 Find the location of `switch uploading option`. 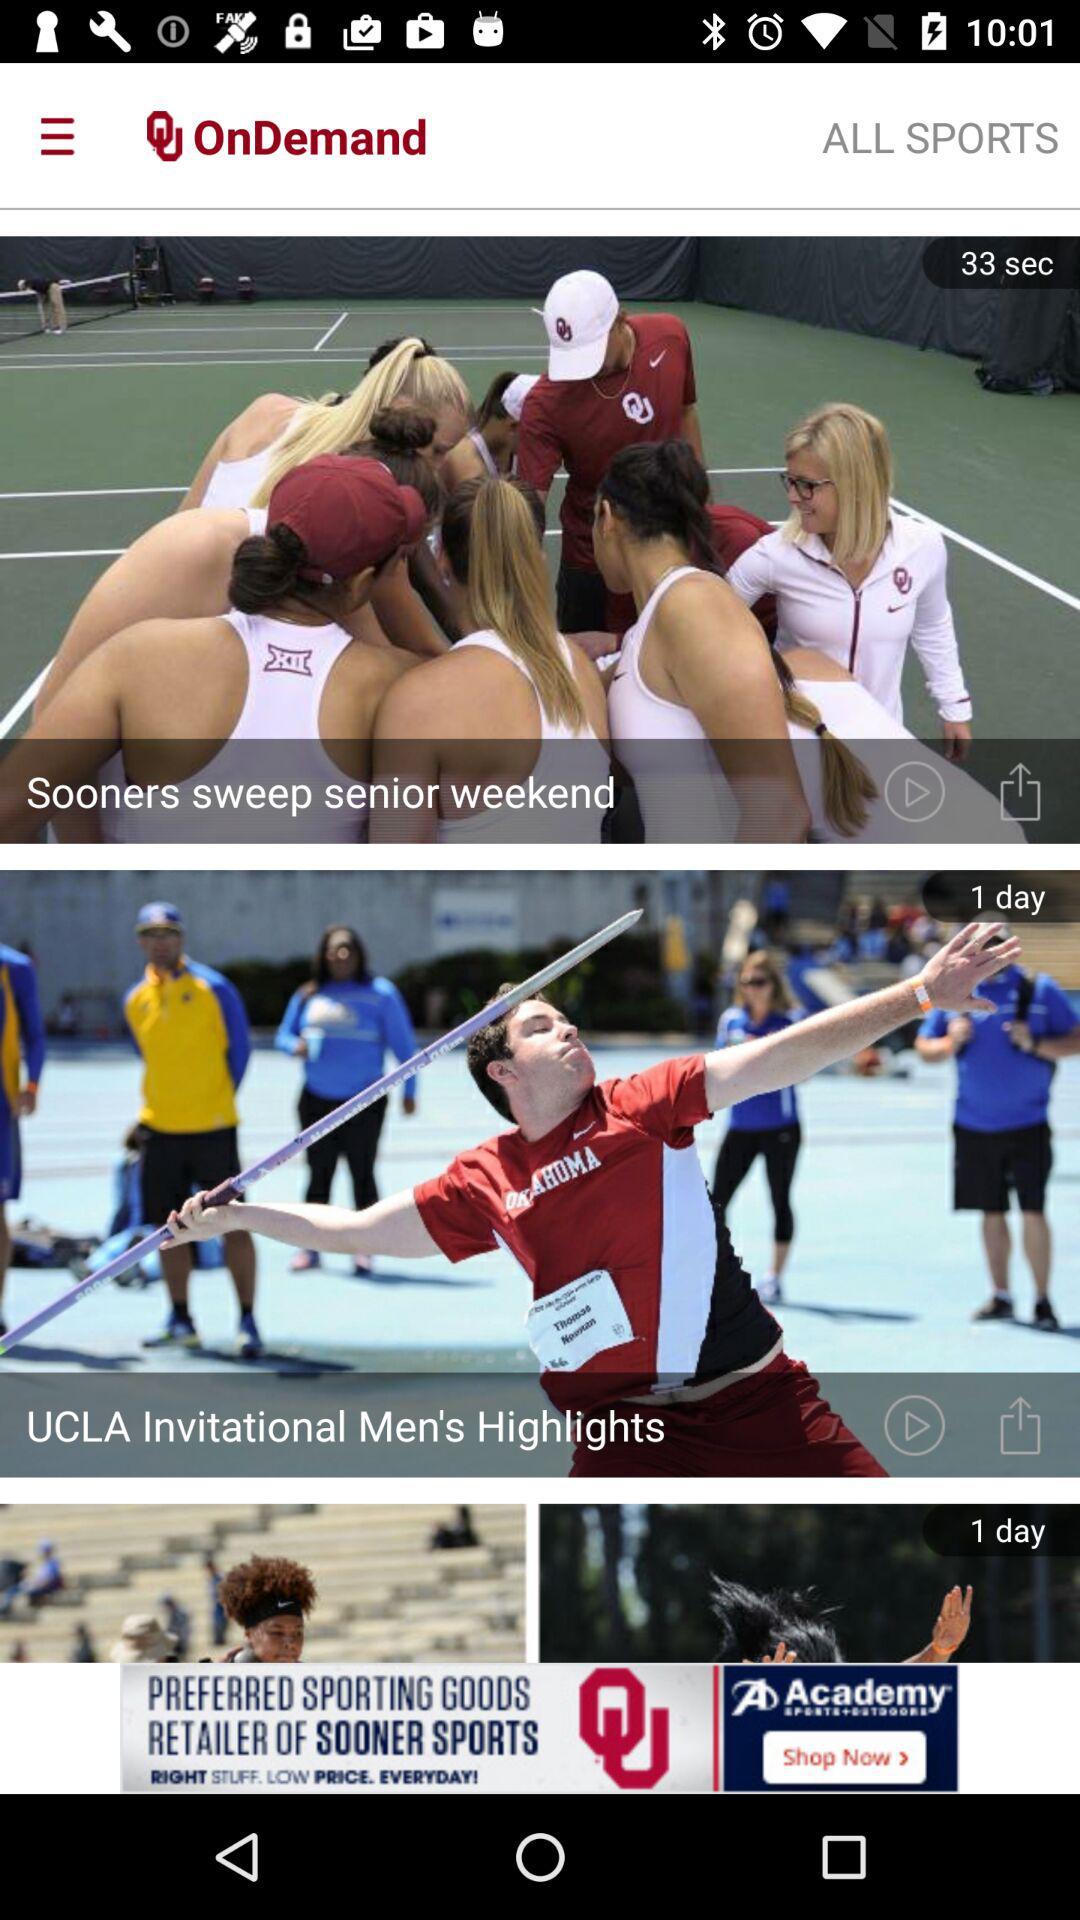

switch uploading option is located at coordinates (1020, 1424).